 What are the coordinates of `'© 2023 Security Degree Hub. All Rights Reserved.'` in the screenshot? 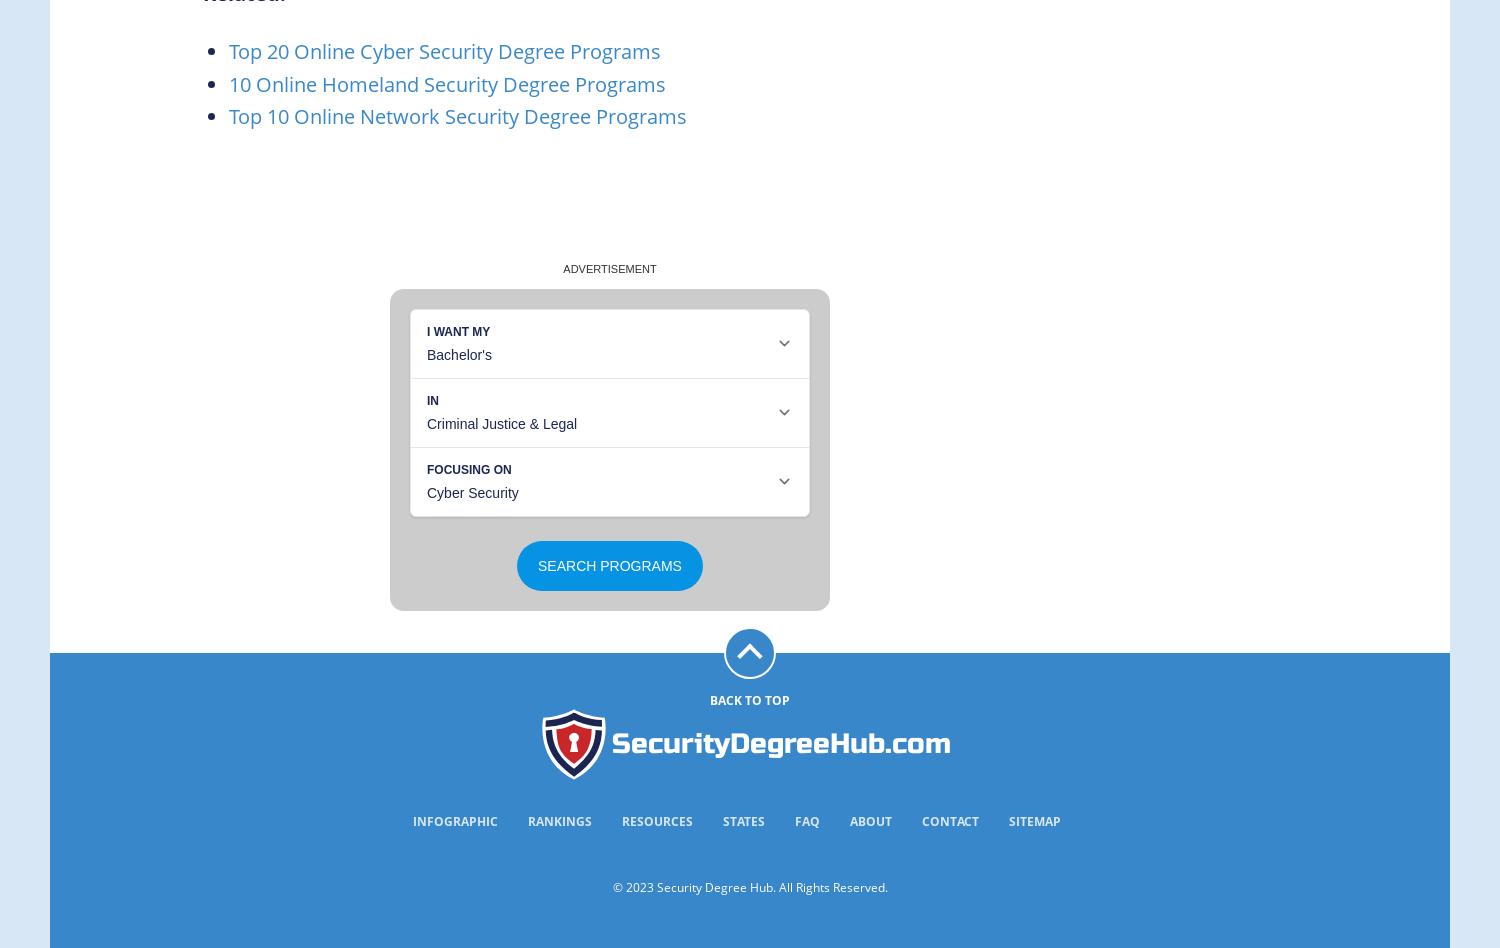 It's located at (611, 885).